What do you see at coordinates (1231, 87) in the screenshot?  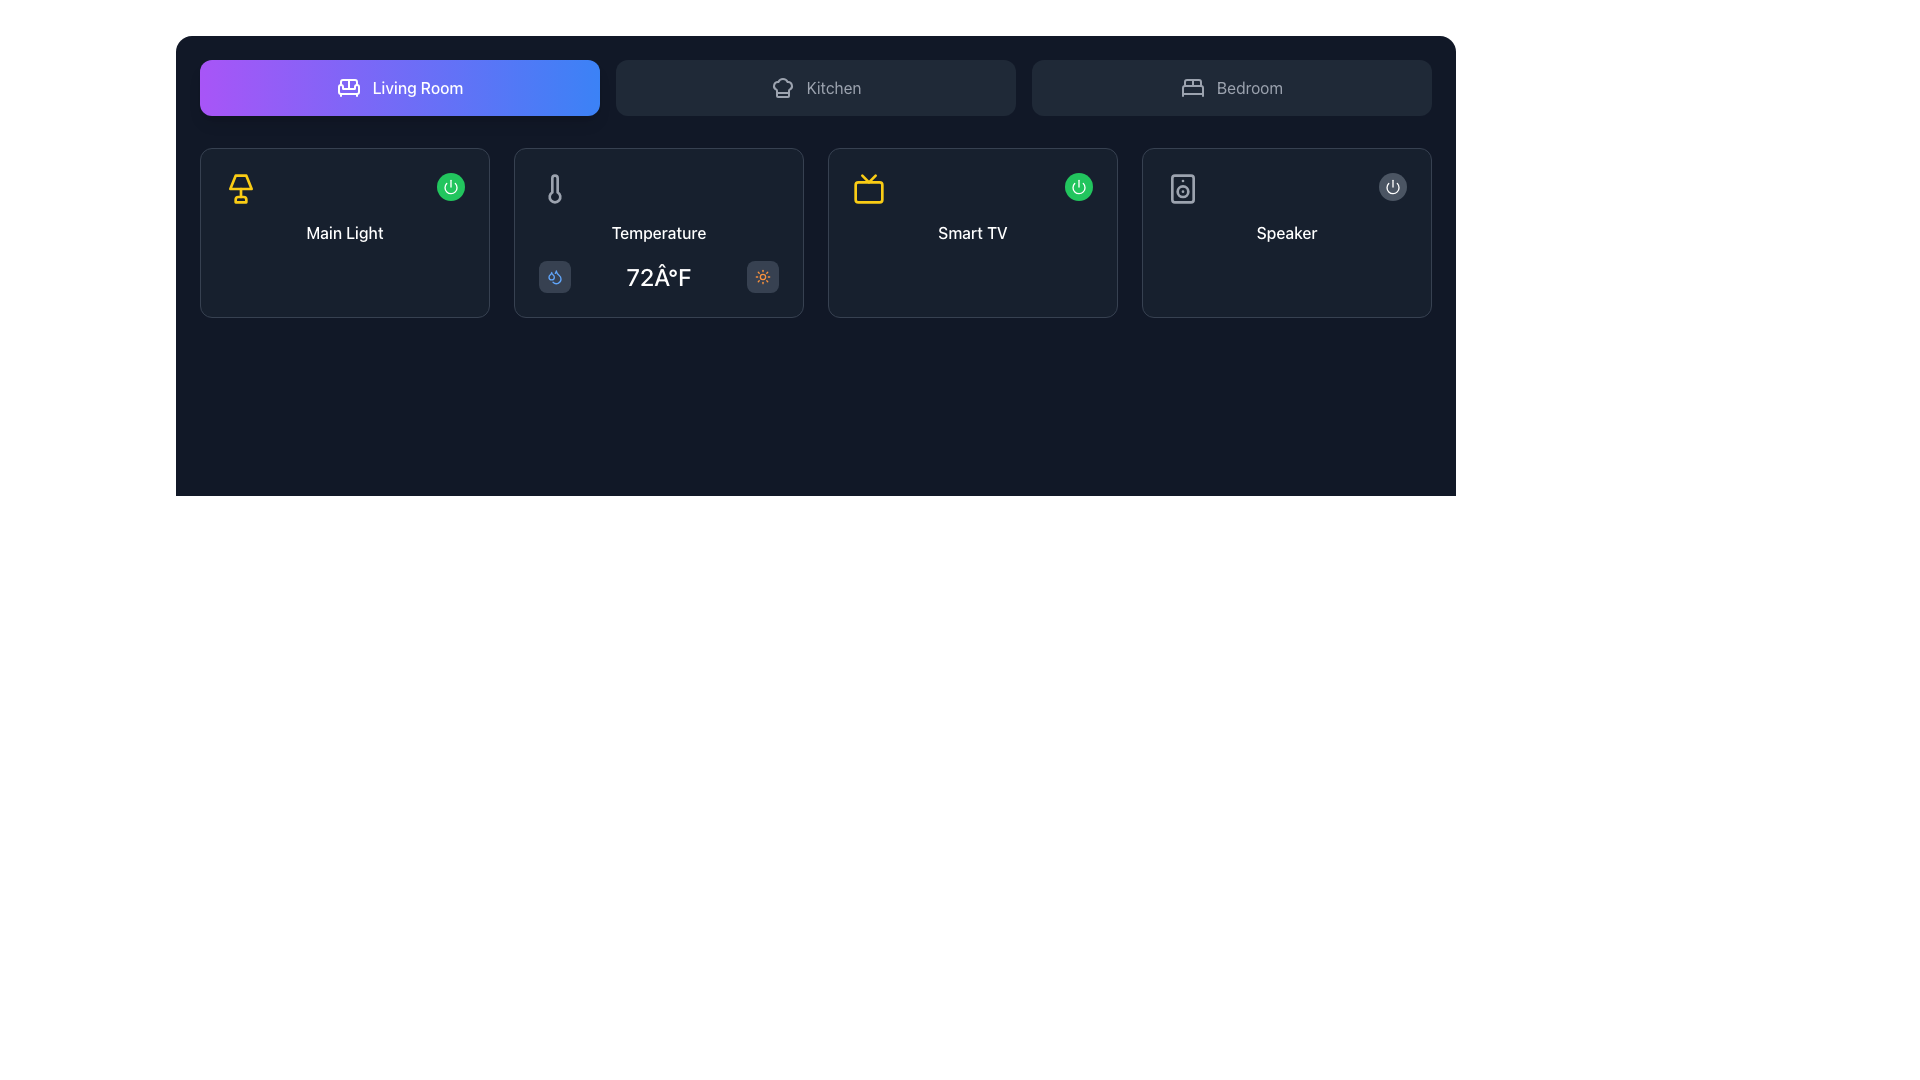 I see `the 'Bedroom' label with the associated double bed icon located` at bounding box center [1231, 87].